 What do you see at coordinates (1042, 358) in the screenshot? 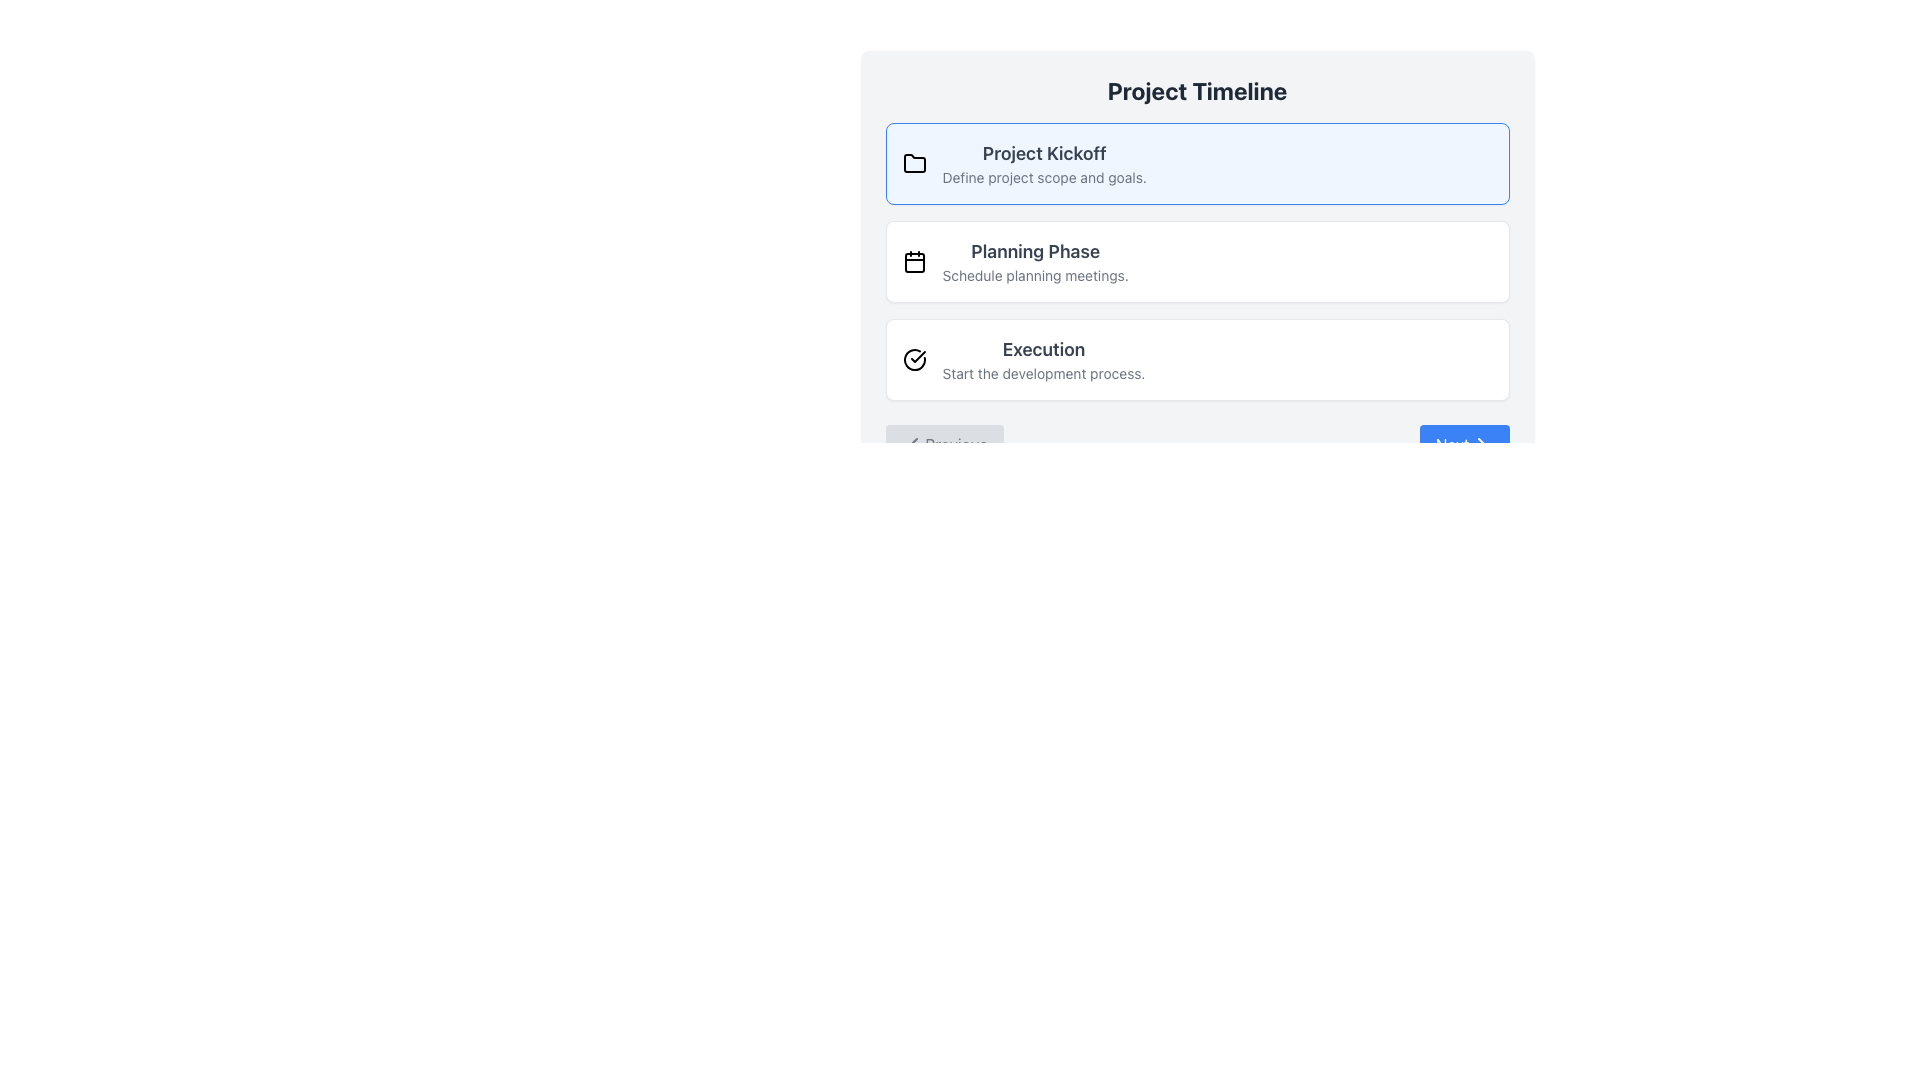
I see `the static text label that indicates the 'Execution' phase in the project workflow, which includes the description 'Start the development process.'` at bounding box center [1042, 358].